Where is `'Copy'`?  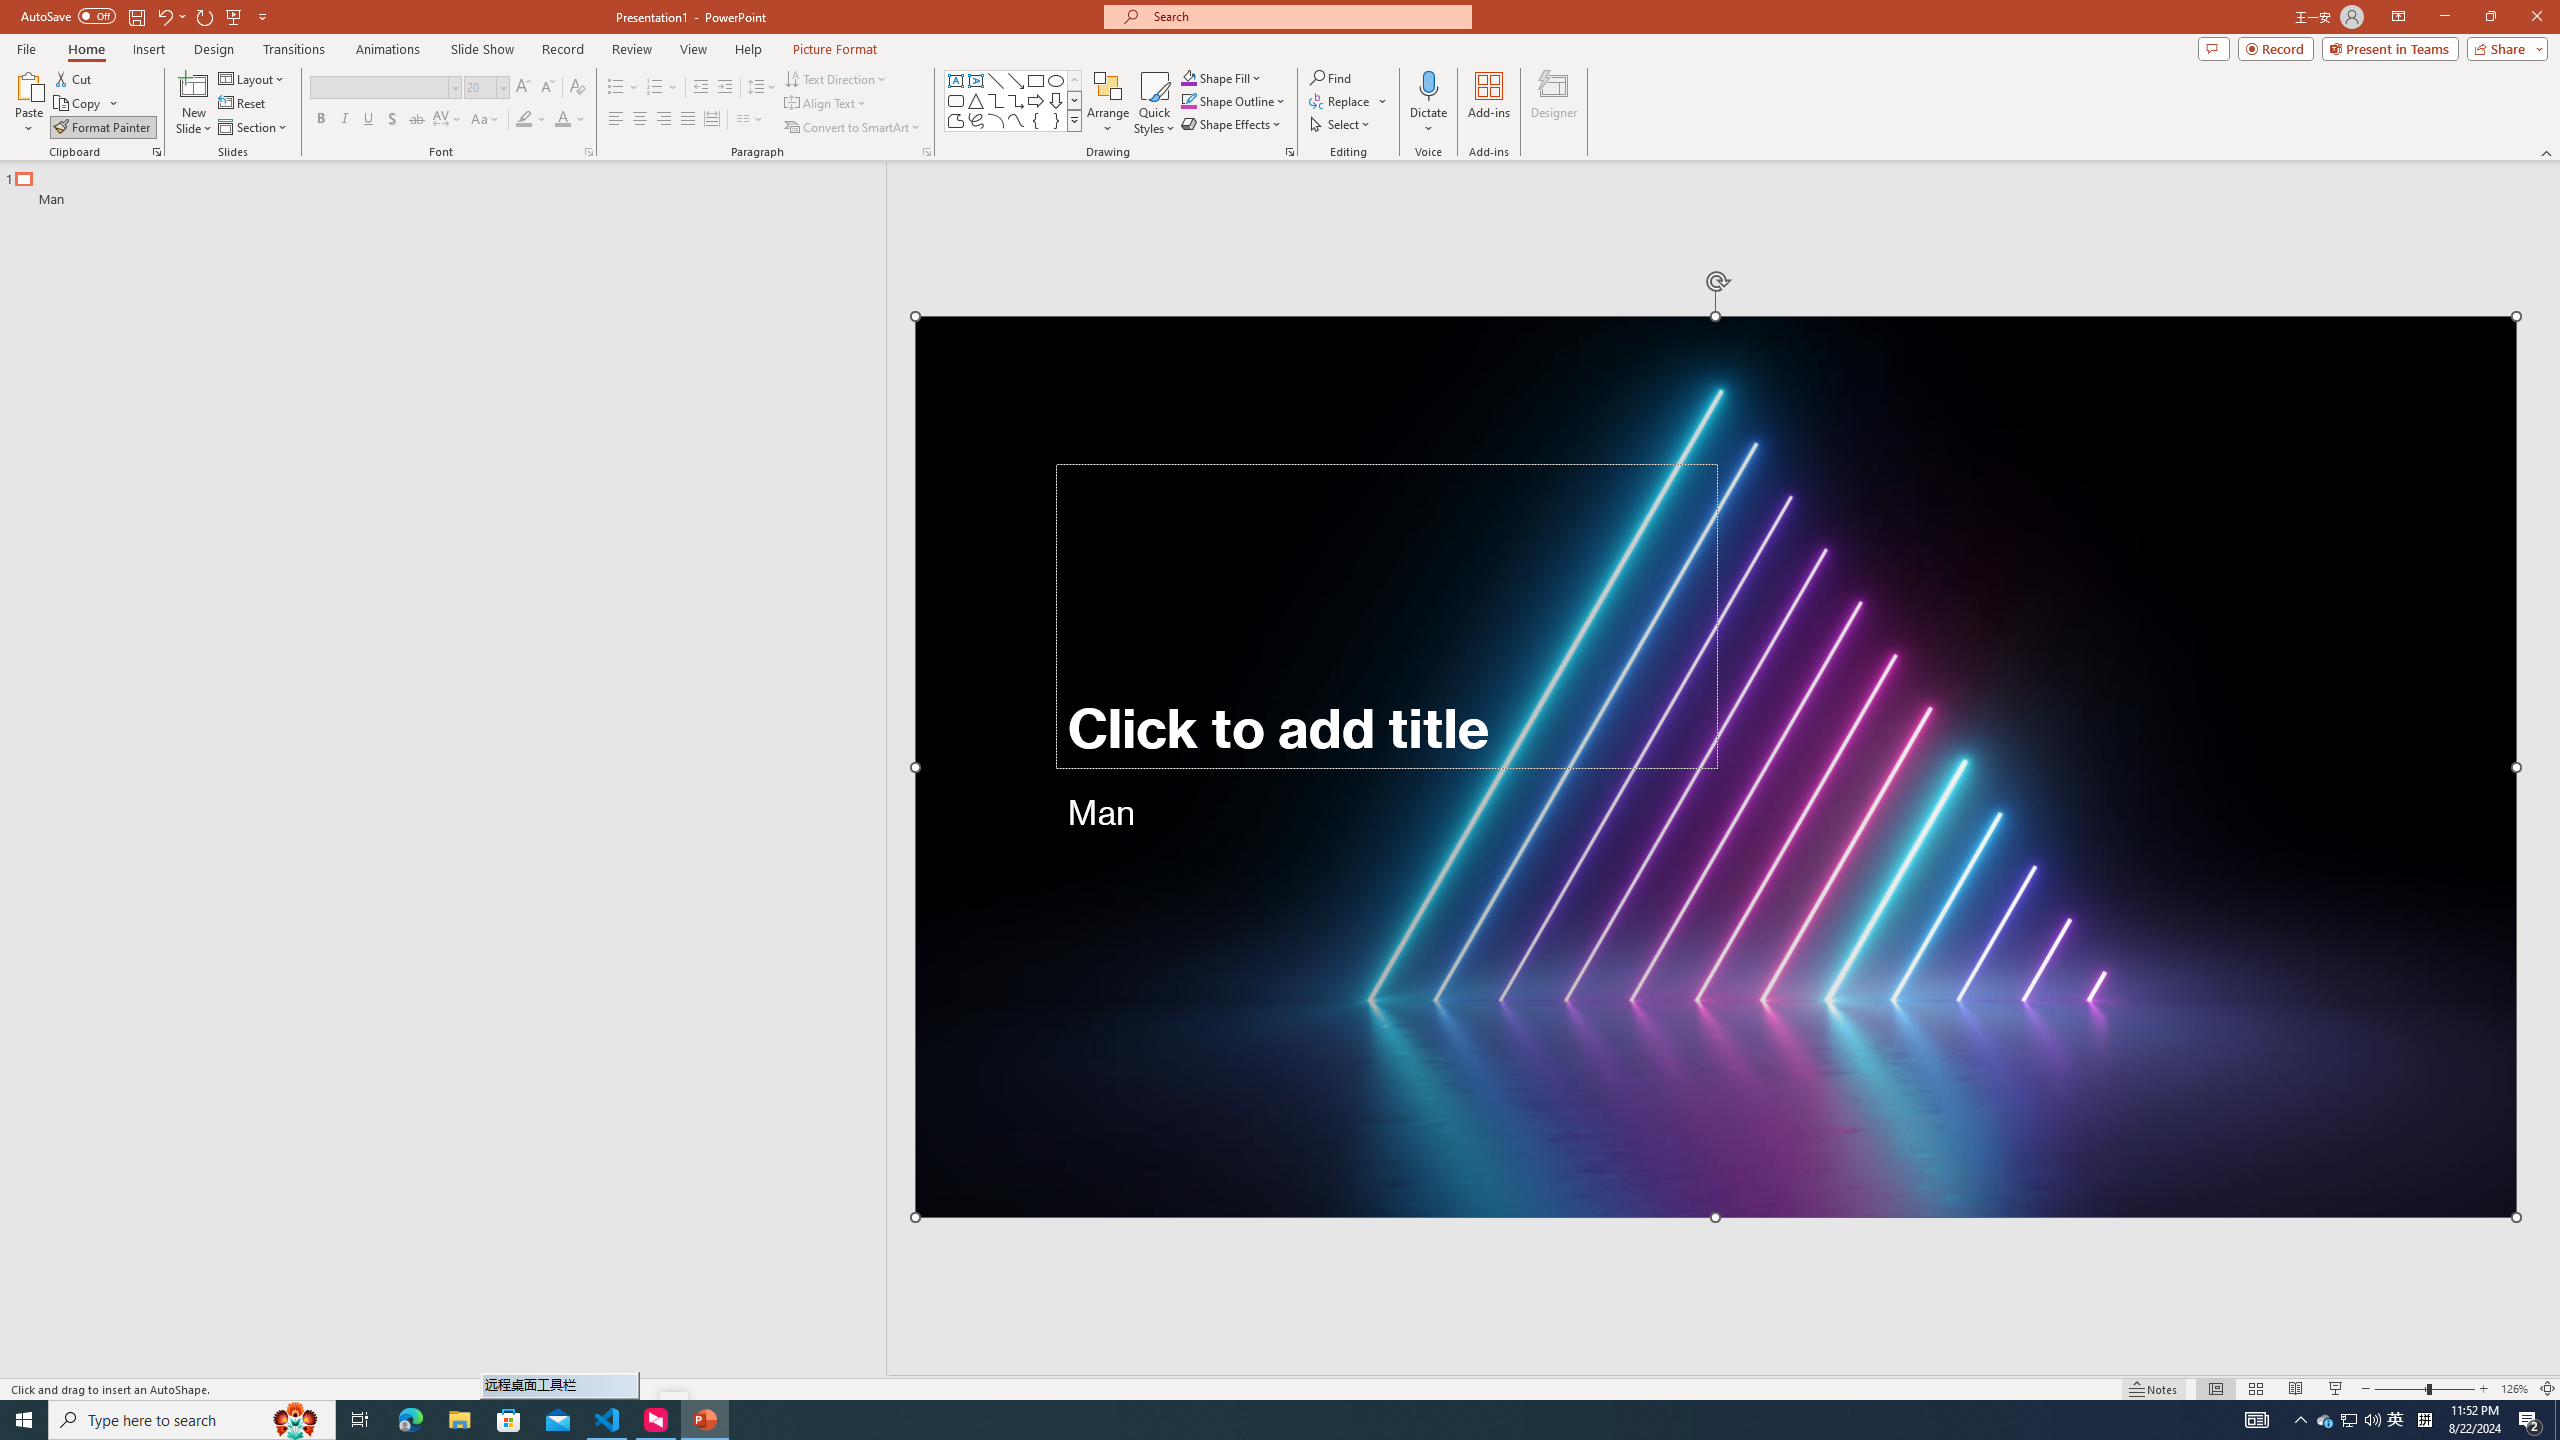
'Copy' is located at coordinates (78, 103).